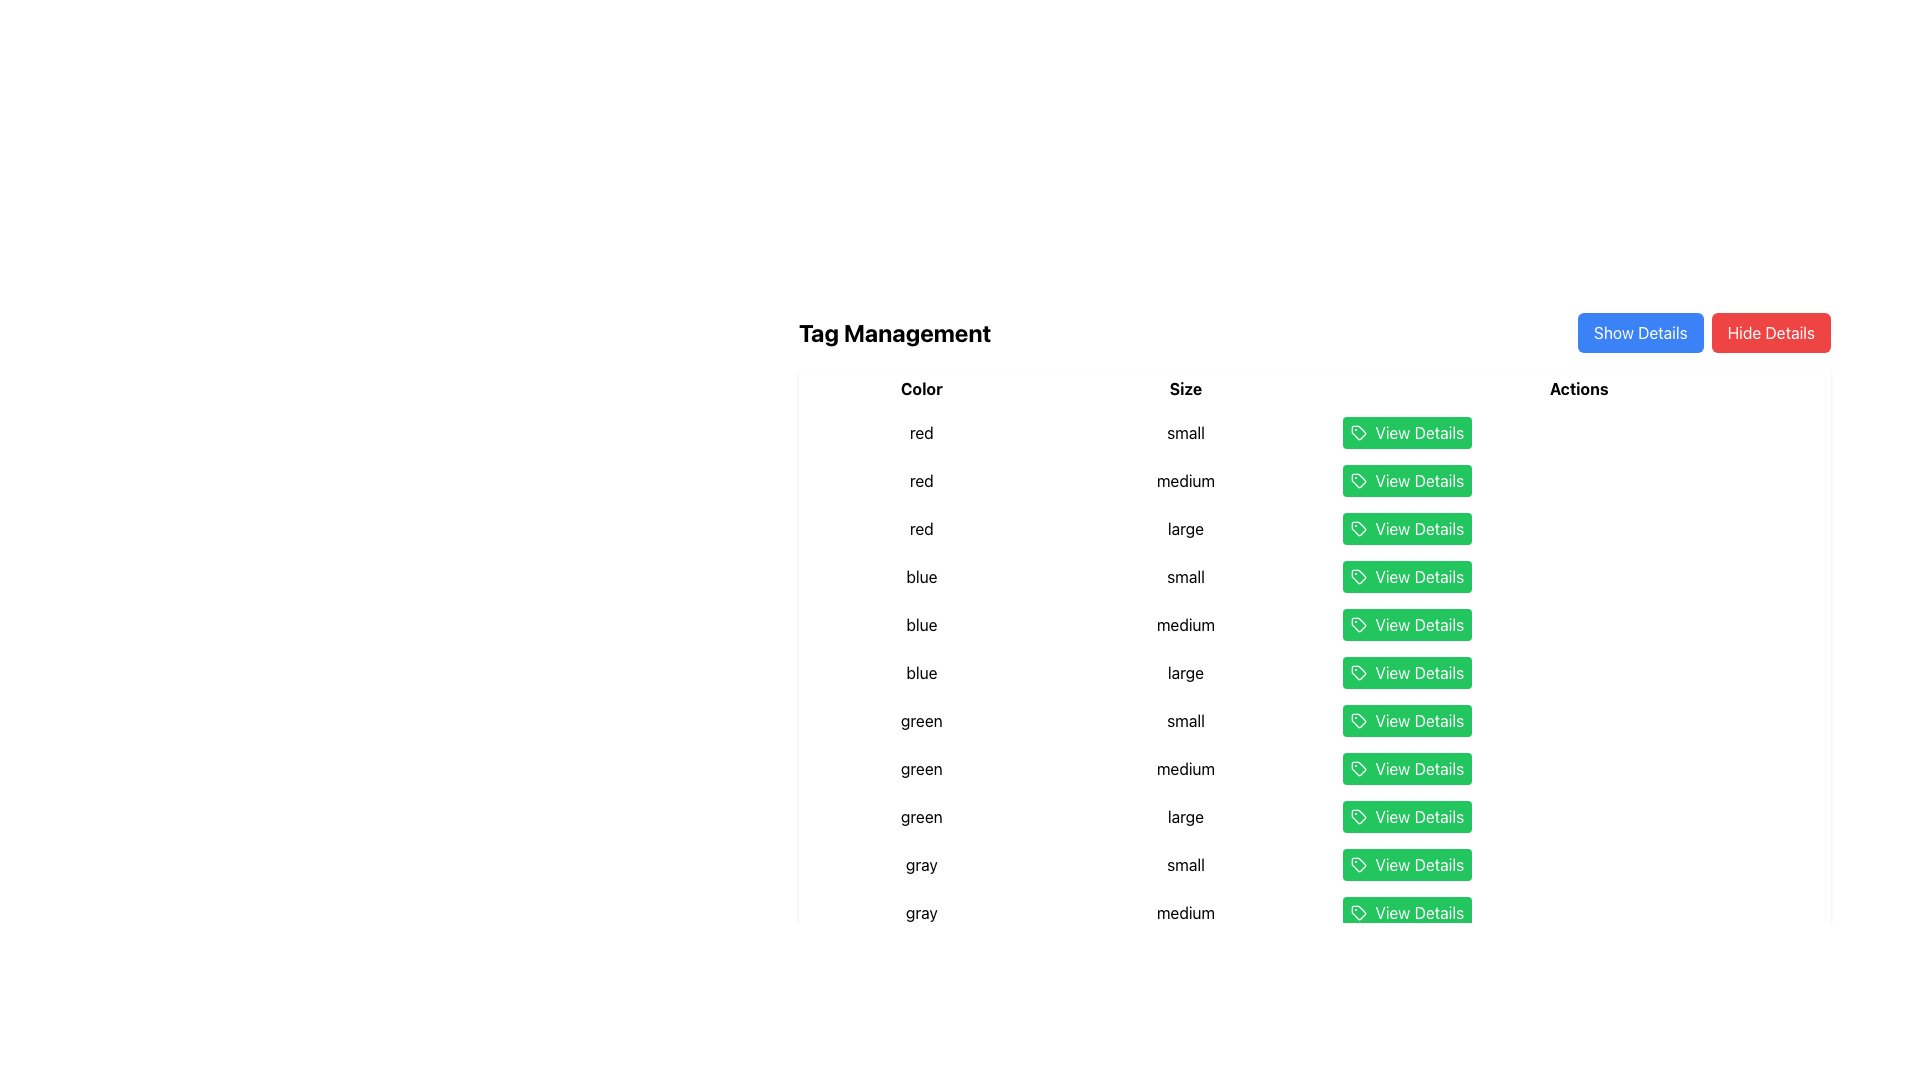 This screenshot has width=1920, height=1080. Describe the element at coordinates (1358, 911) in the screenshot. I see `the green tag icon located in the 'Actions' column of the last row, which represents the action to 'View Details'` at that location.